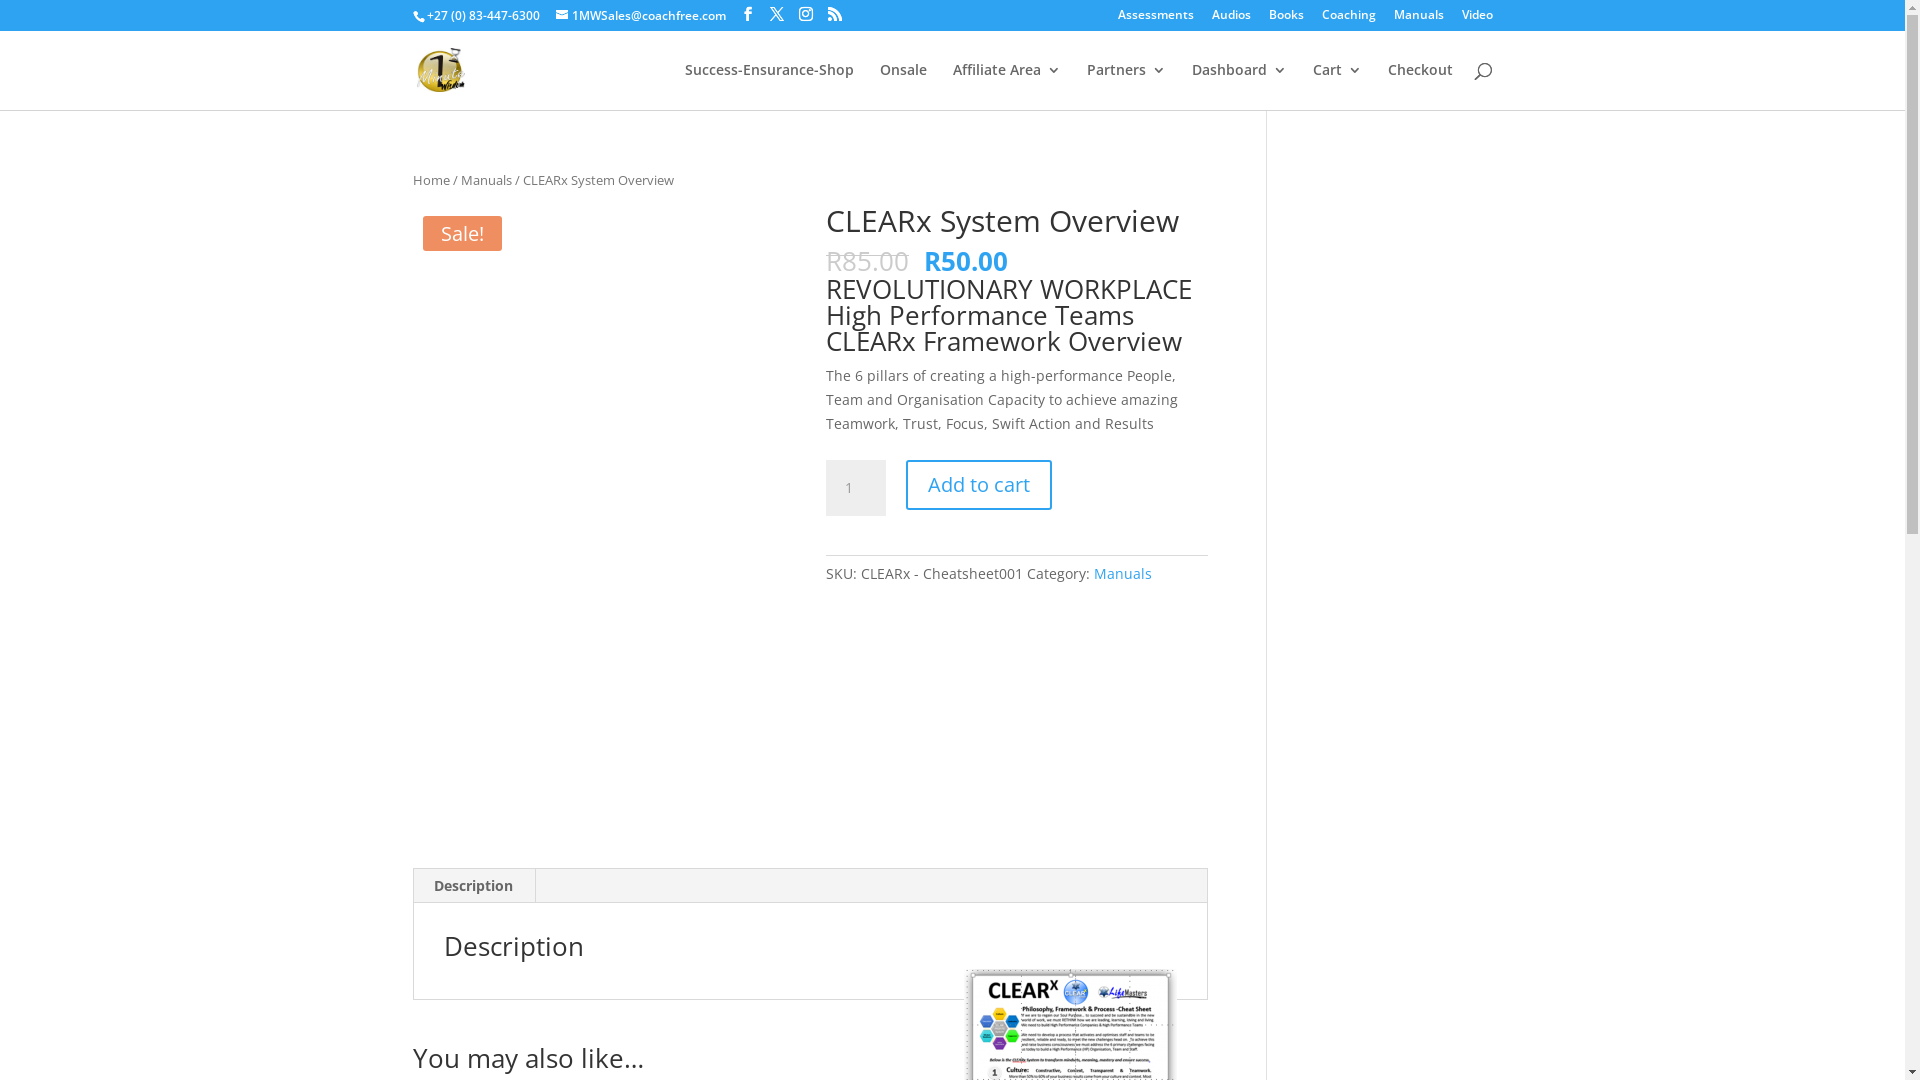  What do you see at coordinates (1311, 85) in the screenshot?
I see `'Cart'` at bounding box center [1311, 85].